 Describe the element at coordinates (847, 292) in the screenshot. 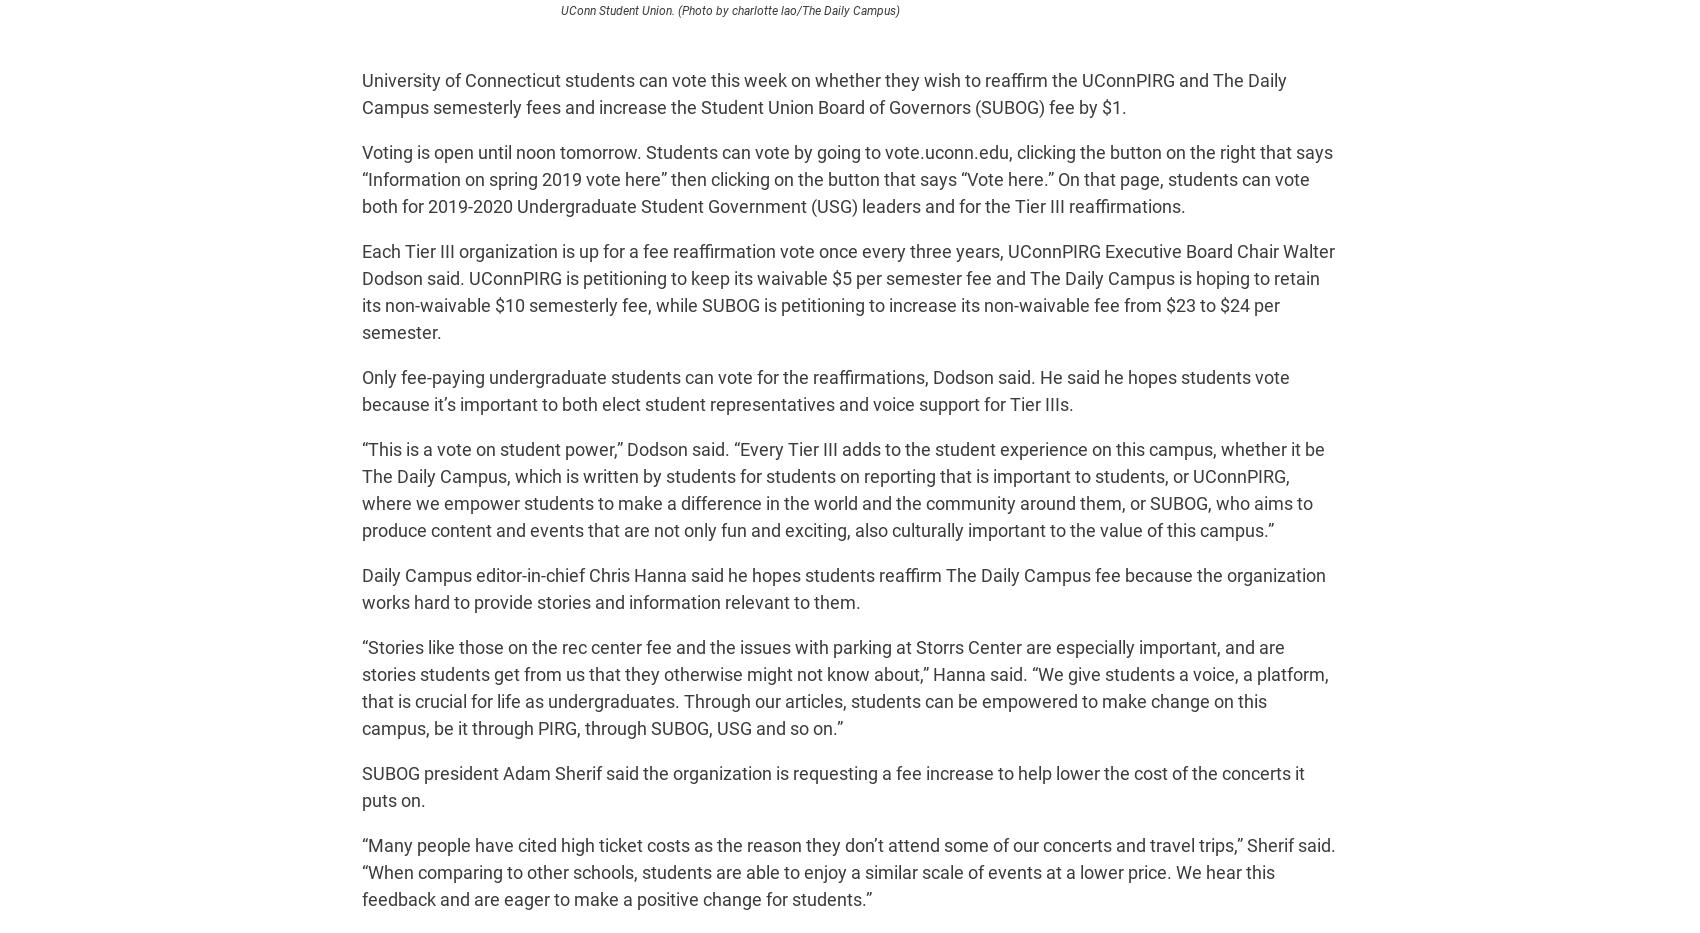

I see `'Each Tier III organization is up for a fee reaffirmation vote once every three years, UConnPIRG Executive Board Chair Walter Dodson said. UConnPIRG is petitioning to keep its waivable $5 per semester fee and The Daily Campus is hoping to retain its non-waivable $10 semesterly fee, while SUBOG is petitioning to increase its non-waivable fee from $23 to $24 per semester.'` at that location.